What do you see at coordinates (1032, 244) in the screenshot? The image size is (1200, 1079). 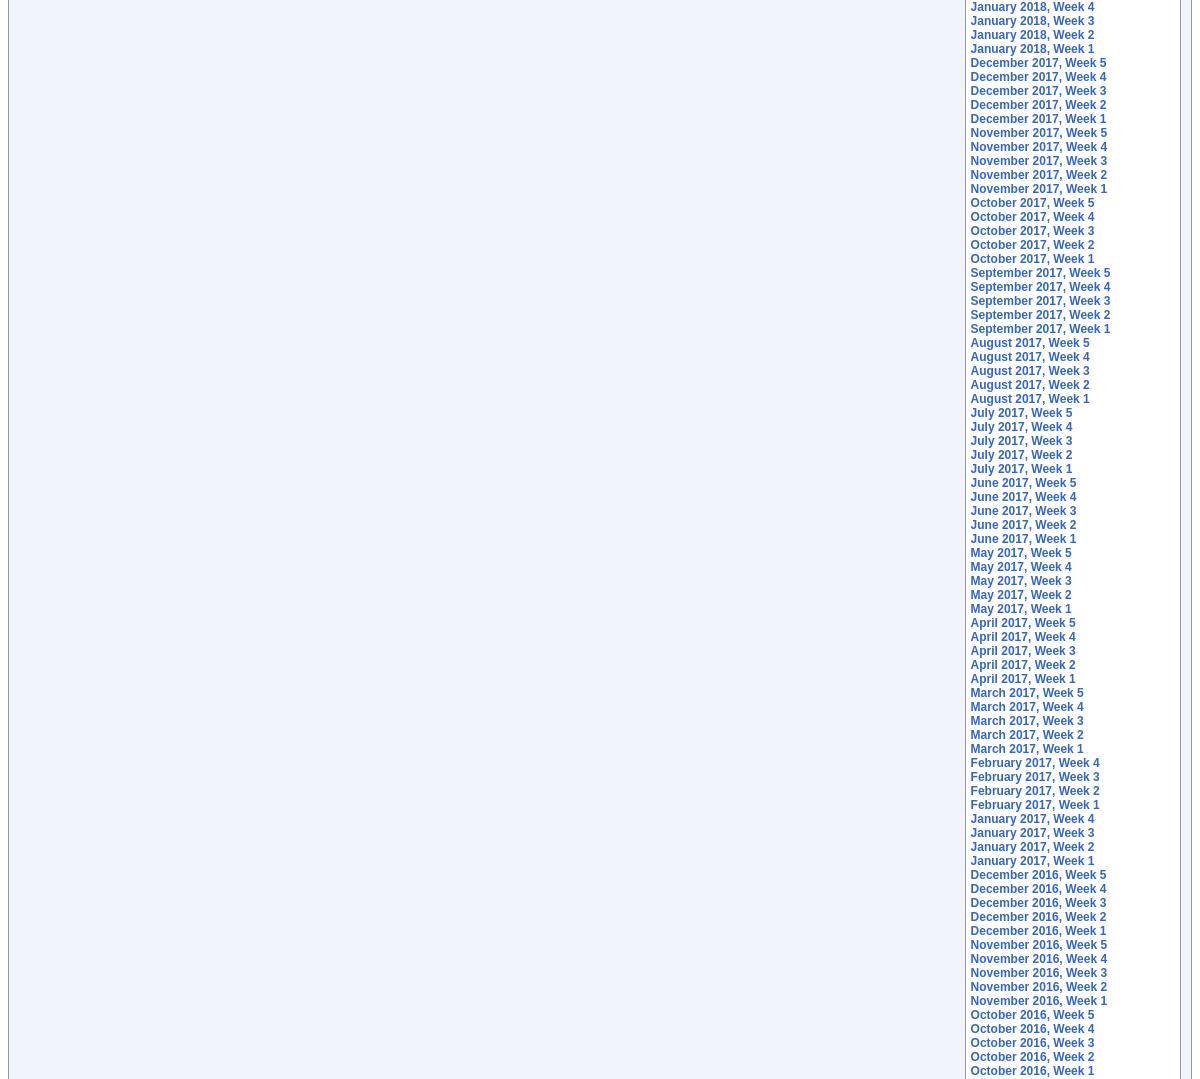 I see `'October 2017, Week 2'` at bounding box center [1032, 244].